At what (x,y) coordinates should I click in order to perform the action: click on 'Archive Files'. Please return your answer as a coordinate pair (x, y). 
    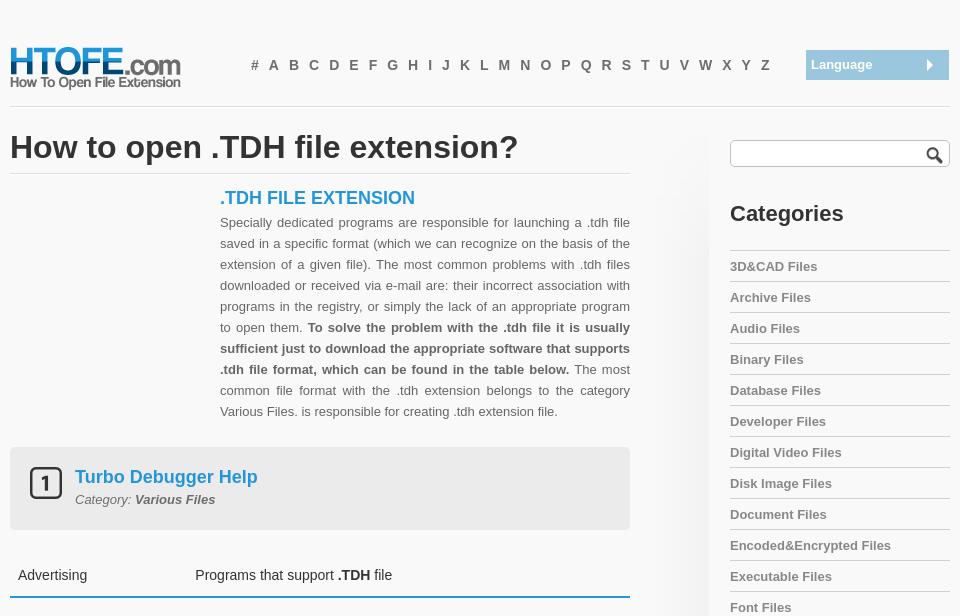
    Looking at the image, I should click on (769, 297).